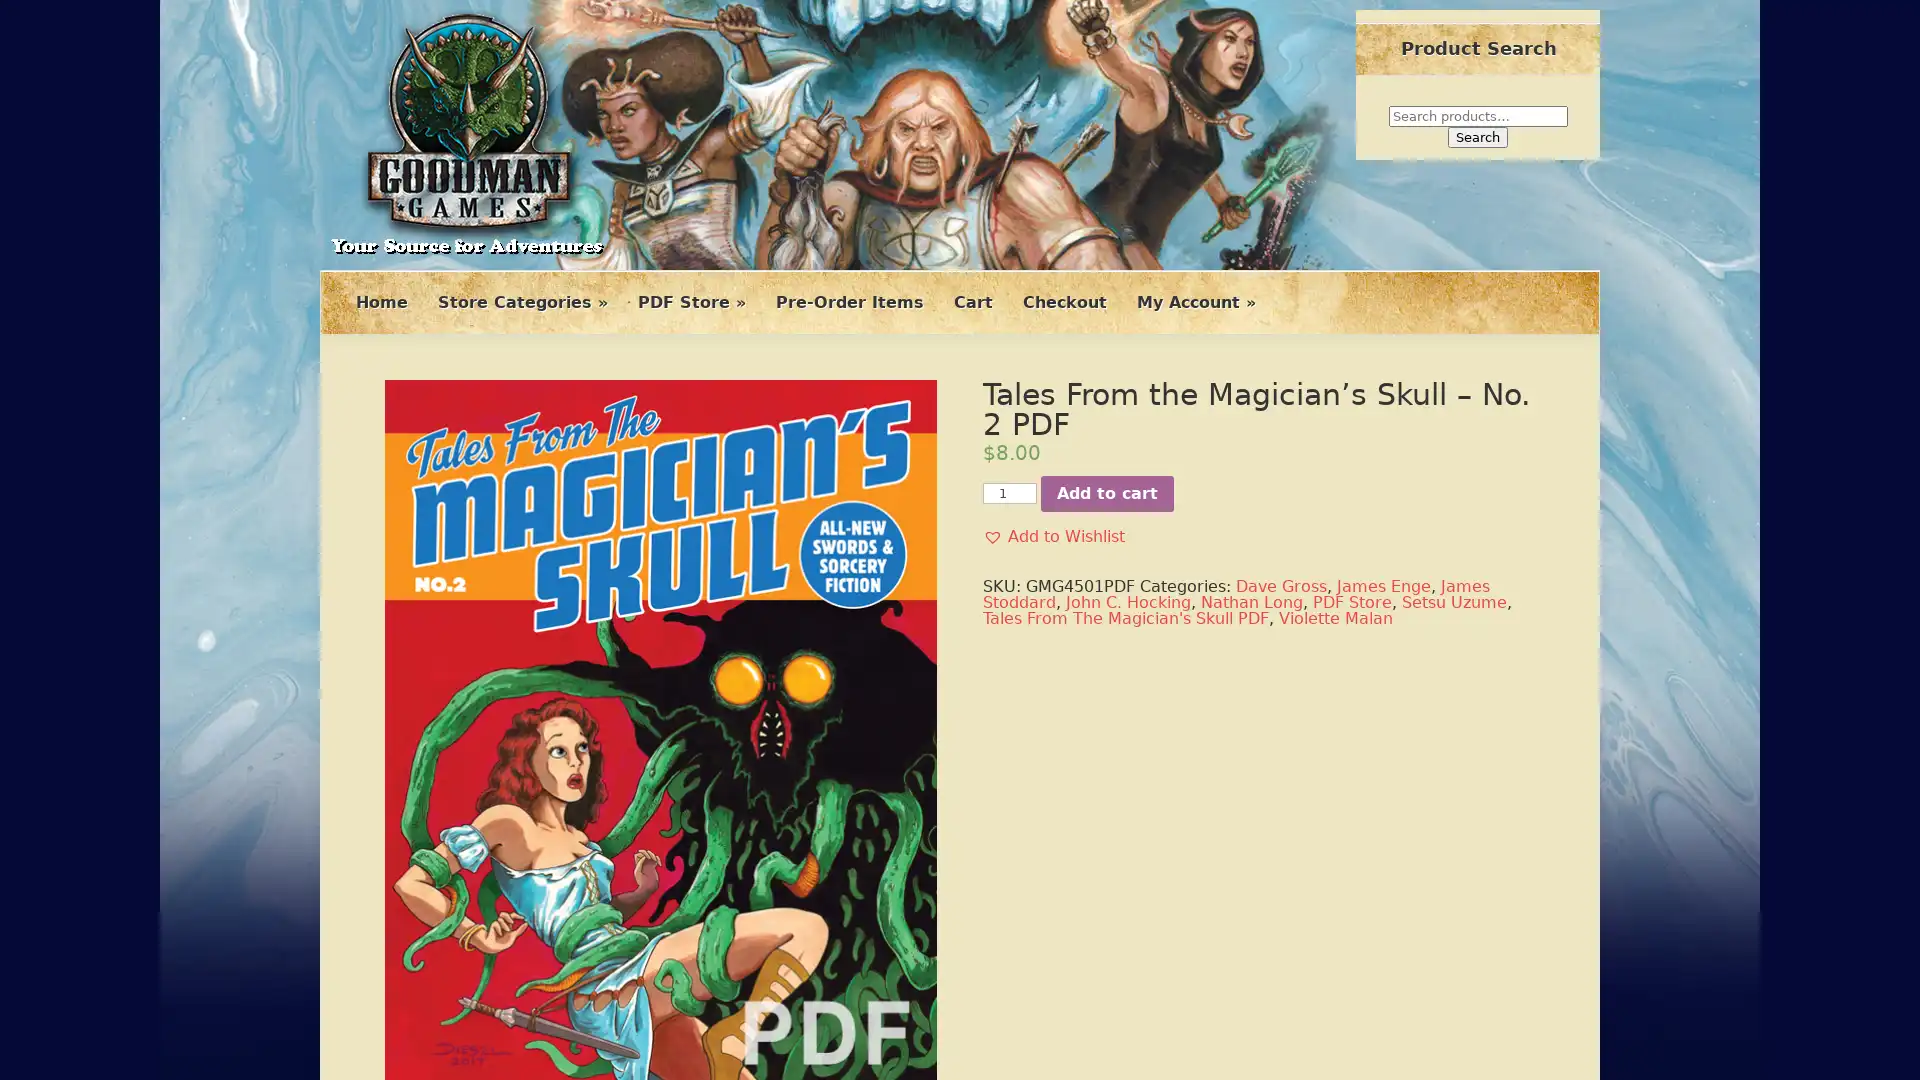 The height and width of the screenshot is (1080, 1920). What do you see at coordinates (1053, 535) in the screenshot?
I see `Add to Wishlist` at bounding box center [1053, 535].